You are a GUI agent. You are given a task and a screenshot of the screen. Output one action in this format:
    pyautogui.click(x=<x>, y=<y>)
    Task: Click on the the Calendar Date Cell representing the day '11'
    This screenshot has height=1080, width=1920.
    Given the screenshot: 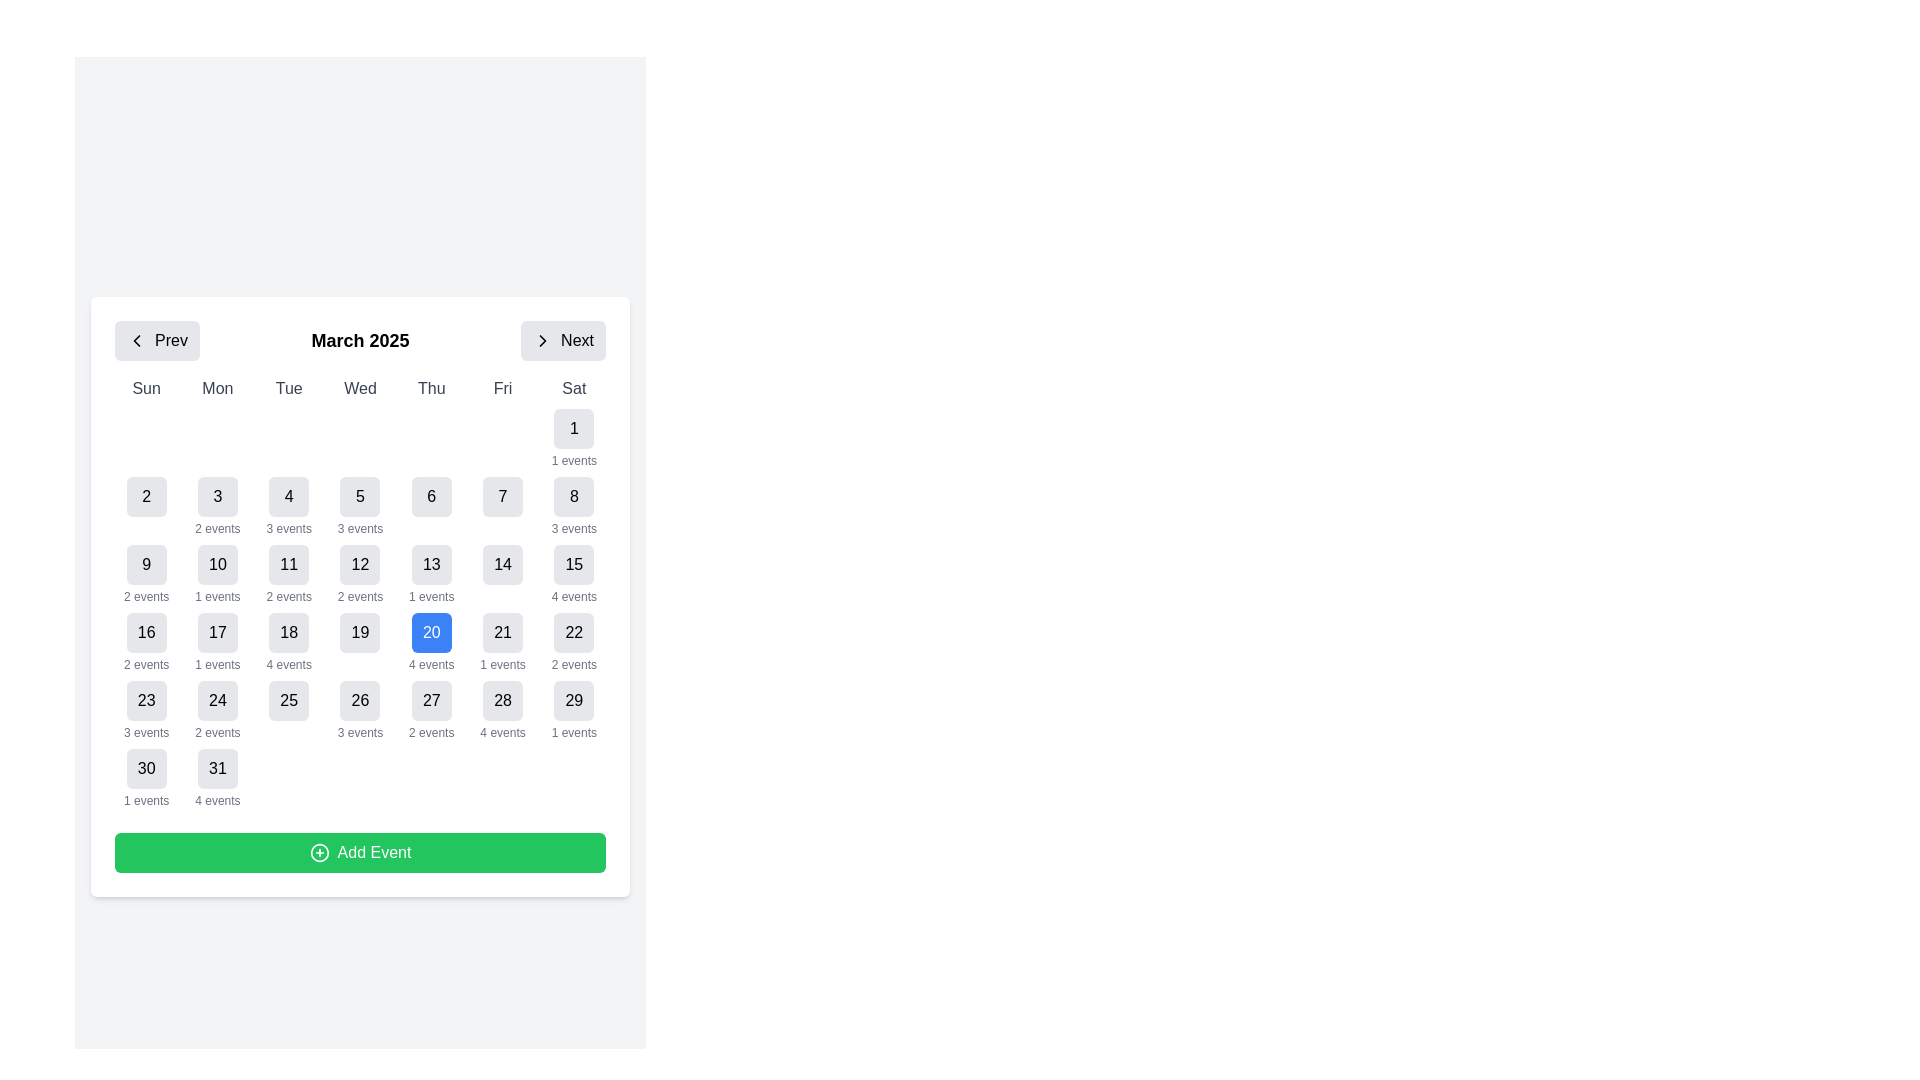 What is the action you would take?
    pyautogui.click(x=288, y=574)
    